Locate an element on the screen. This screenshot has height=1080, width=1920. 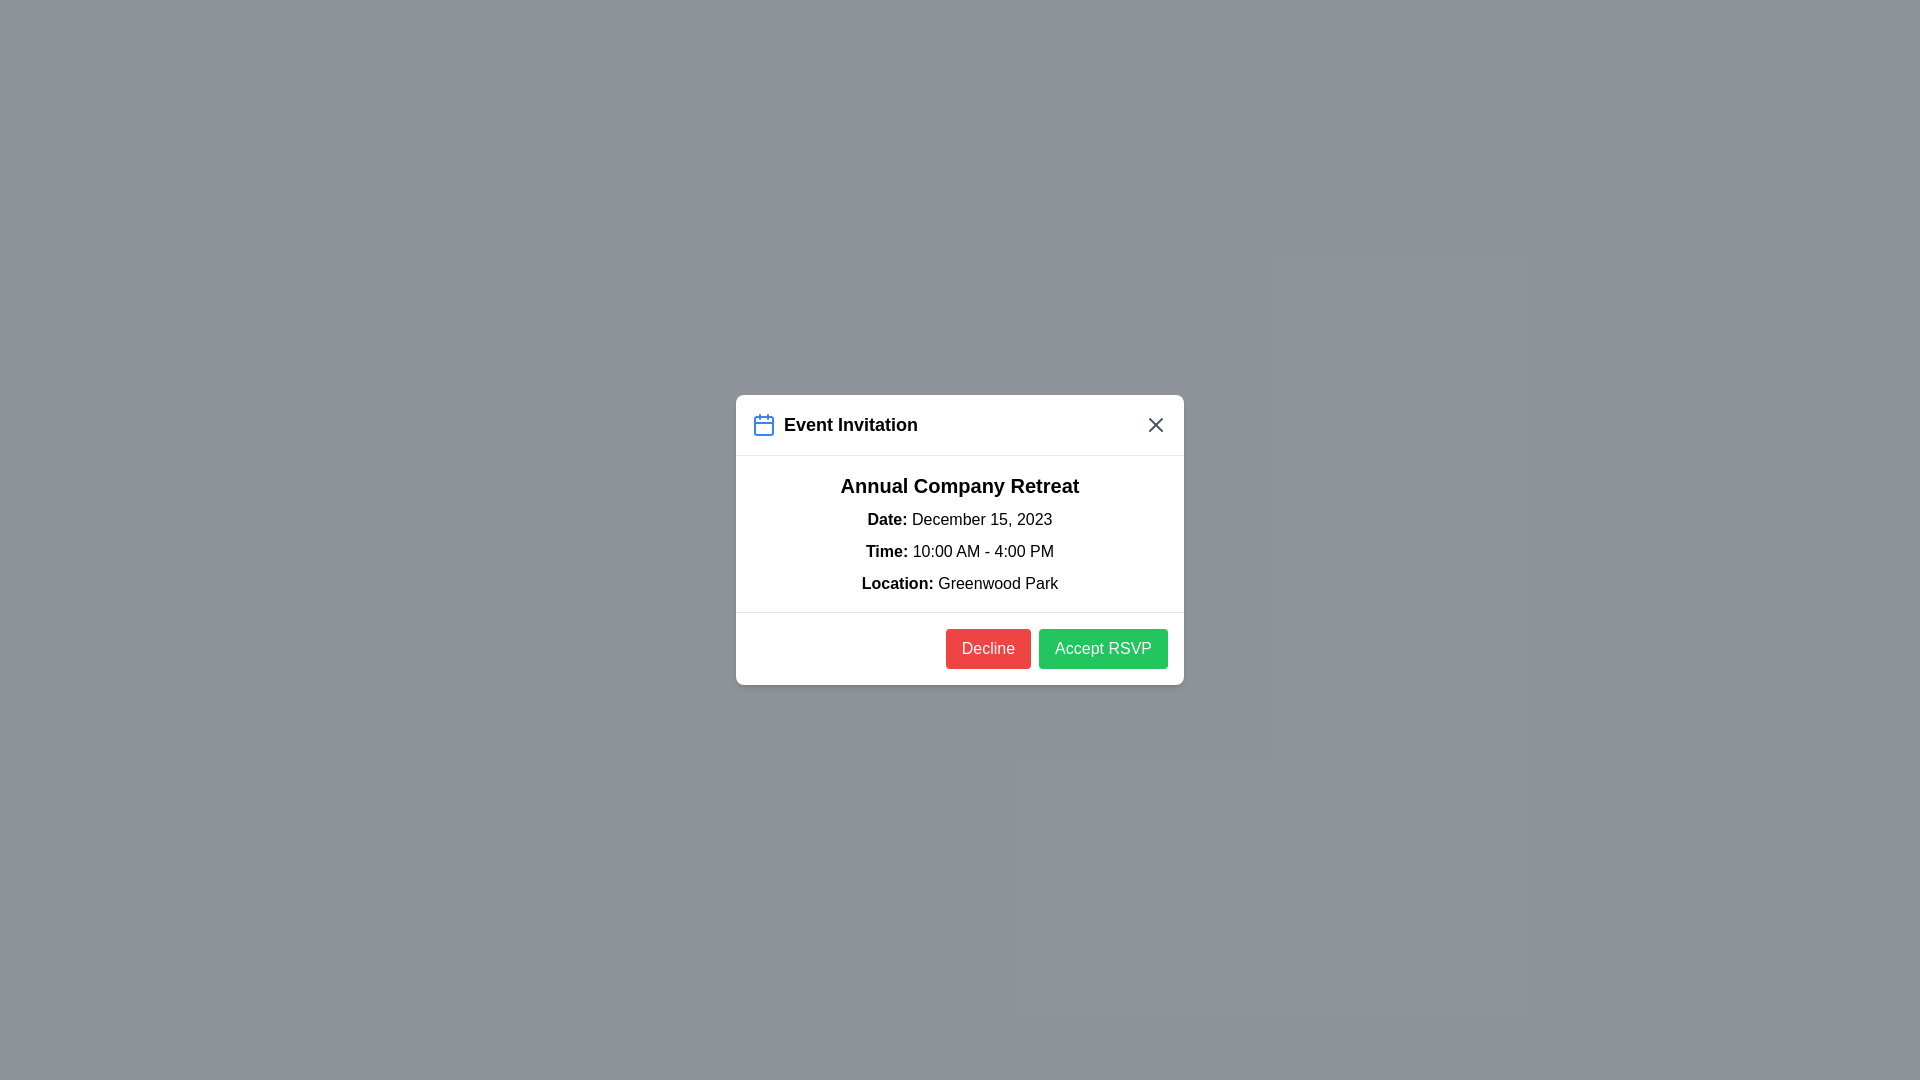
the text label that serves as the title or header for the dialog, positioned in the upper-left part of the dialog box, to the right of a calendar icon is located at coordinates (850, 423).